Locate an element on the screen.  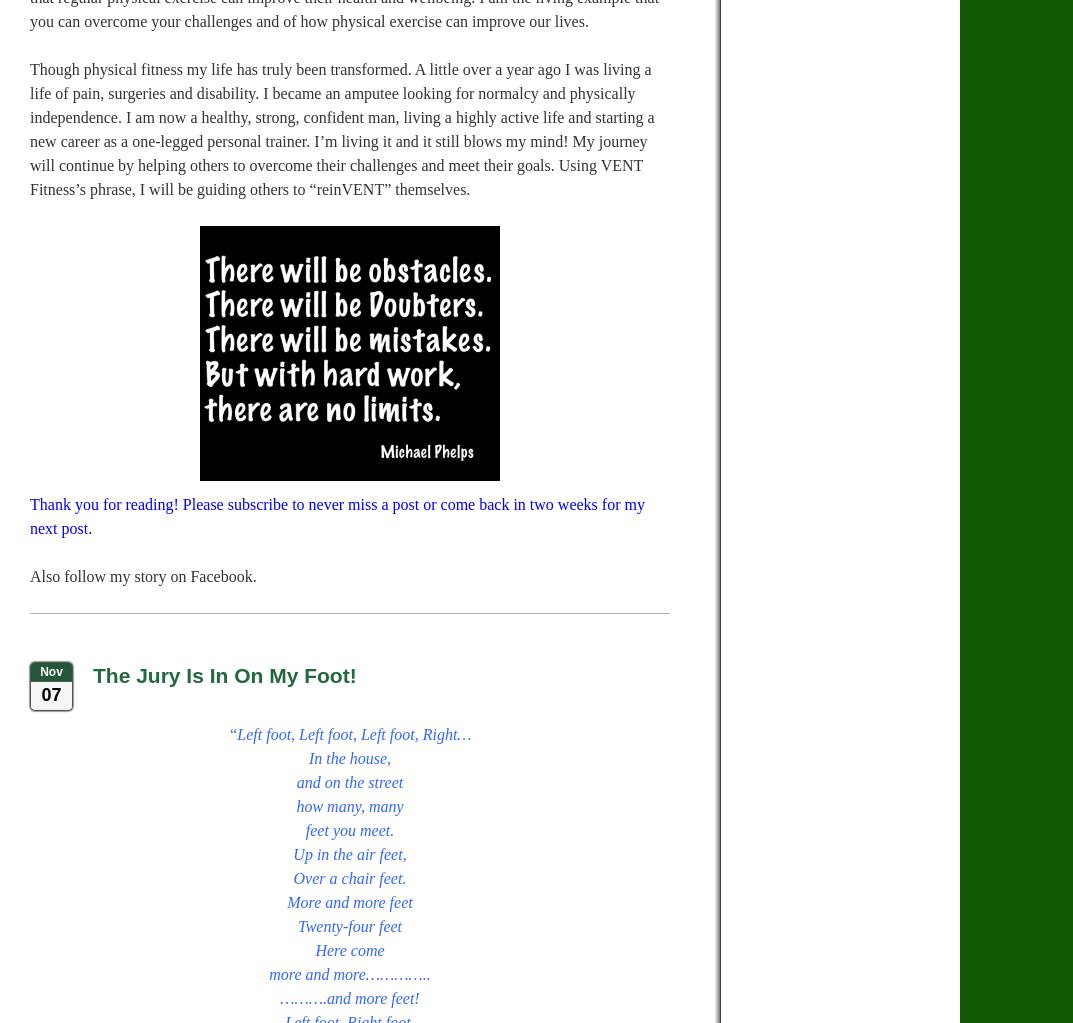
'Here come' is located at coordinates (349, 950).